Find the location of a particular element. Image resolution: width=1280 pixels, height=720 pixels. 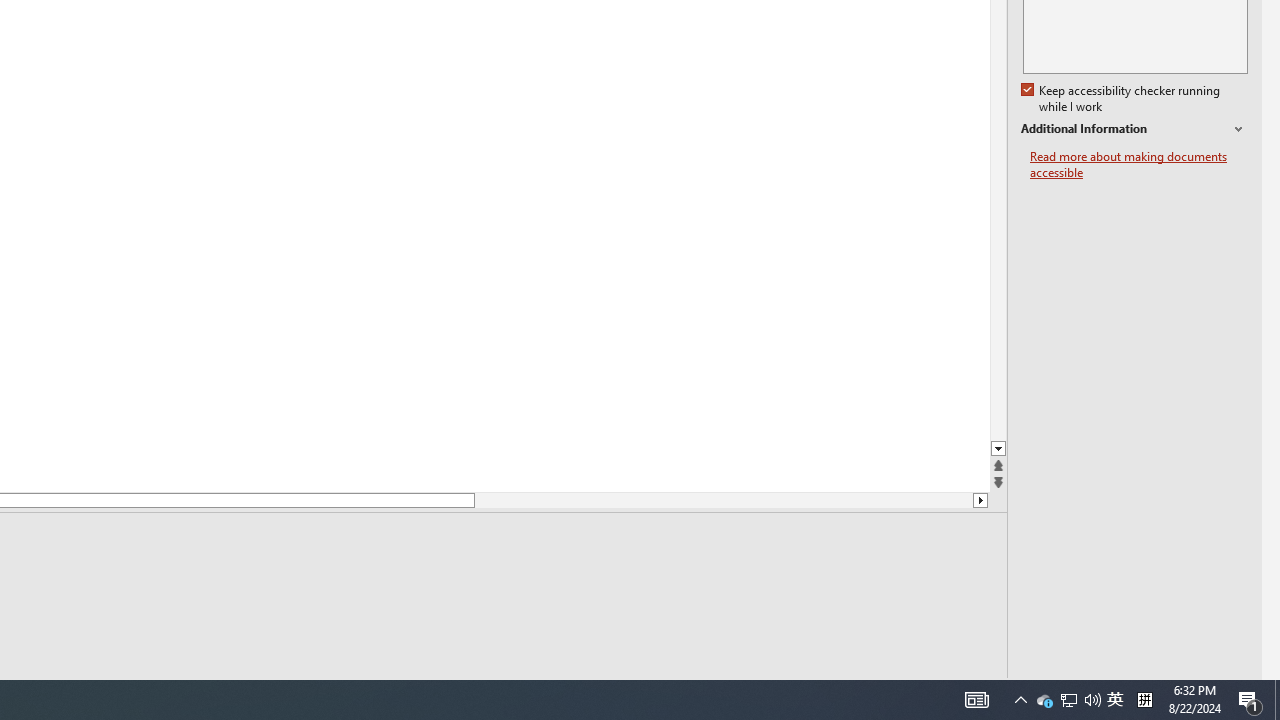

'User Promoted Notification Area' is located at coordinates (1067, 698).